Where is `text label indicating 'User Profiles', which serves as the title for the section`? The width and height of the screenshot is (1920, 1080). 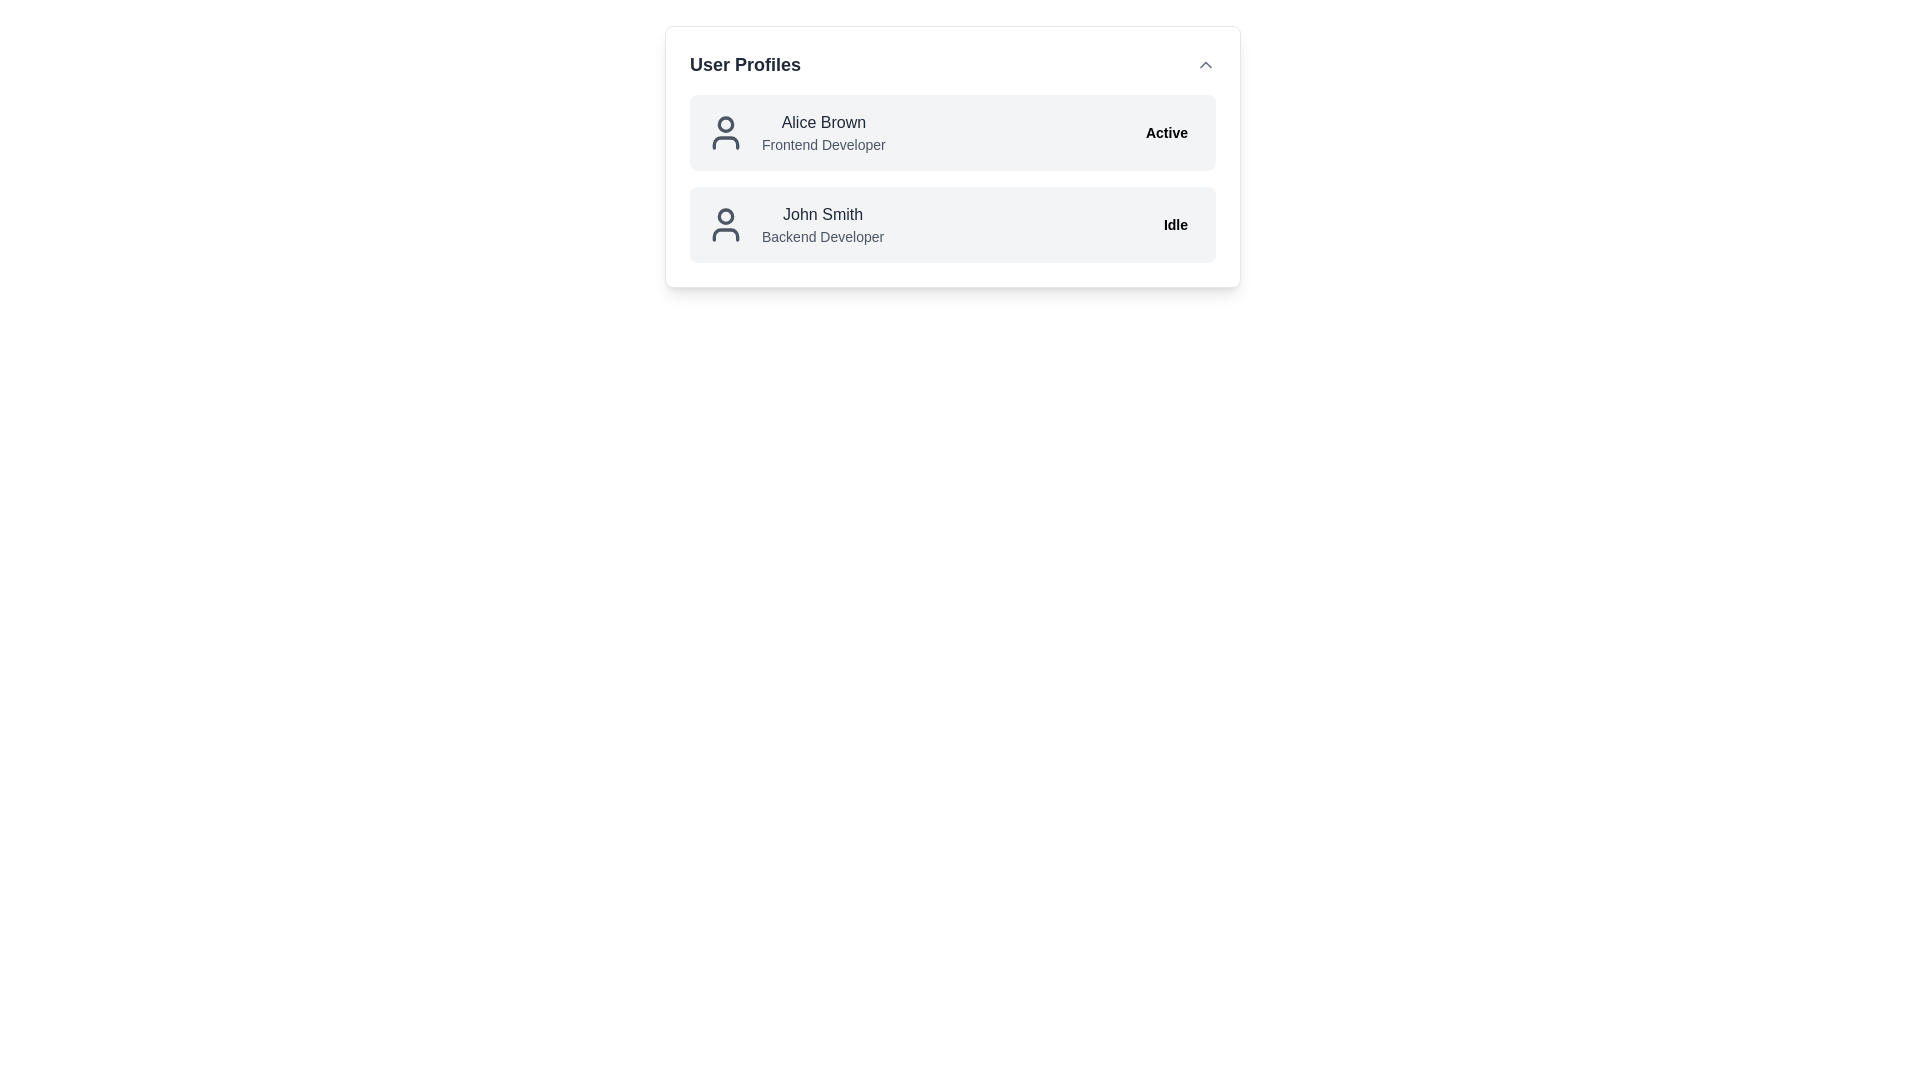 text label indicating 'User Profiles', which serves as the title for the section is located at coordinates (744, 64).